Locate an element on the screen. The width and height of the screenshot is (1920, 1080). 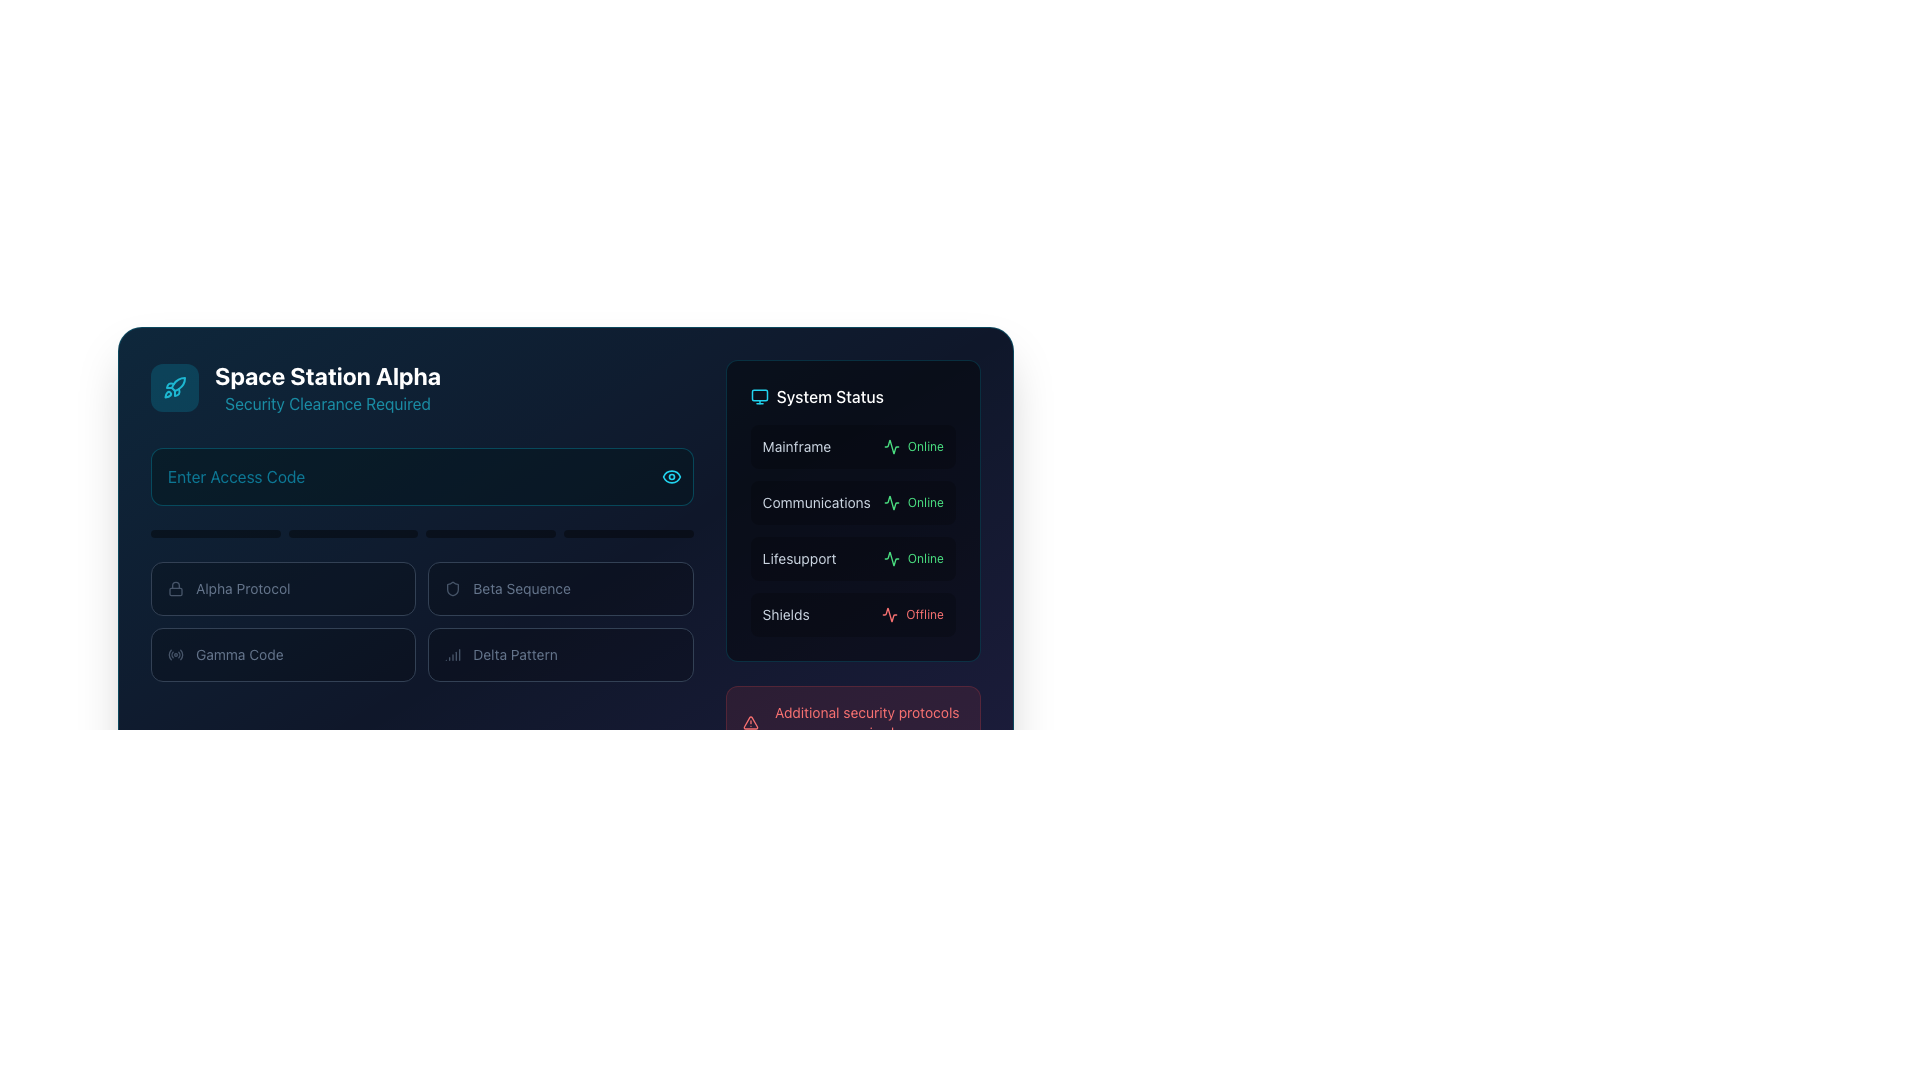
the 'Shields' text label, which is displayed in a small-sized light-gray font within the system status layout, positioned in the fourth row and to the left of the 'Offline' status is located at coordinates (785, 613).